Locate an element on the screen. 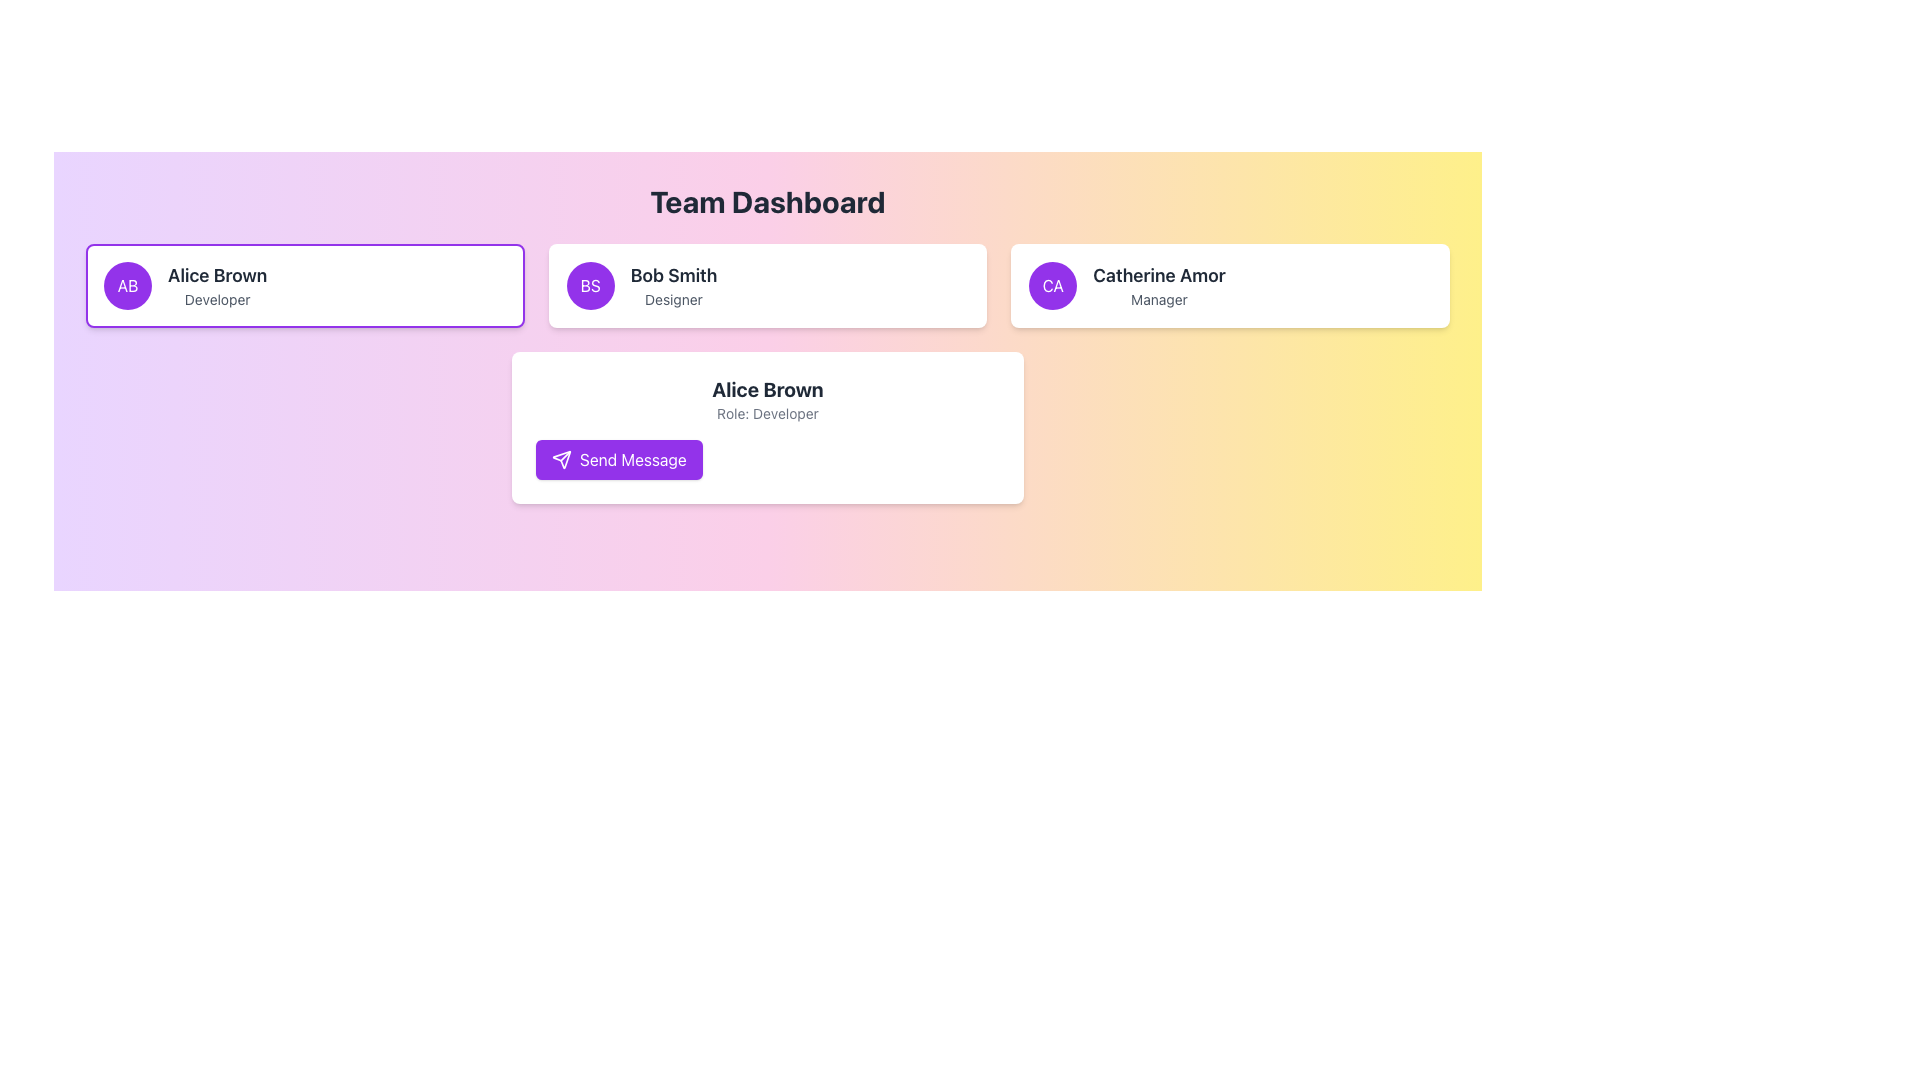 This screenshot has width=1920, height=1080. text block containing 'Alice Brown' and 'Developer' located in the leftmost card of the layout, positioned to the right of a purple circle with 'AB' is located at coordinates (217, 285).